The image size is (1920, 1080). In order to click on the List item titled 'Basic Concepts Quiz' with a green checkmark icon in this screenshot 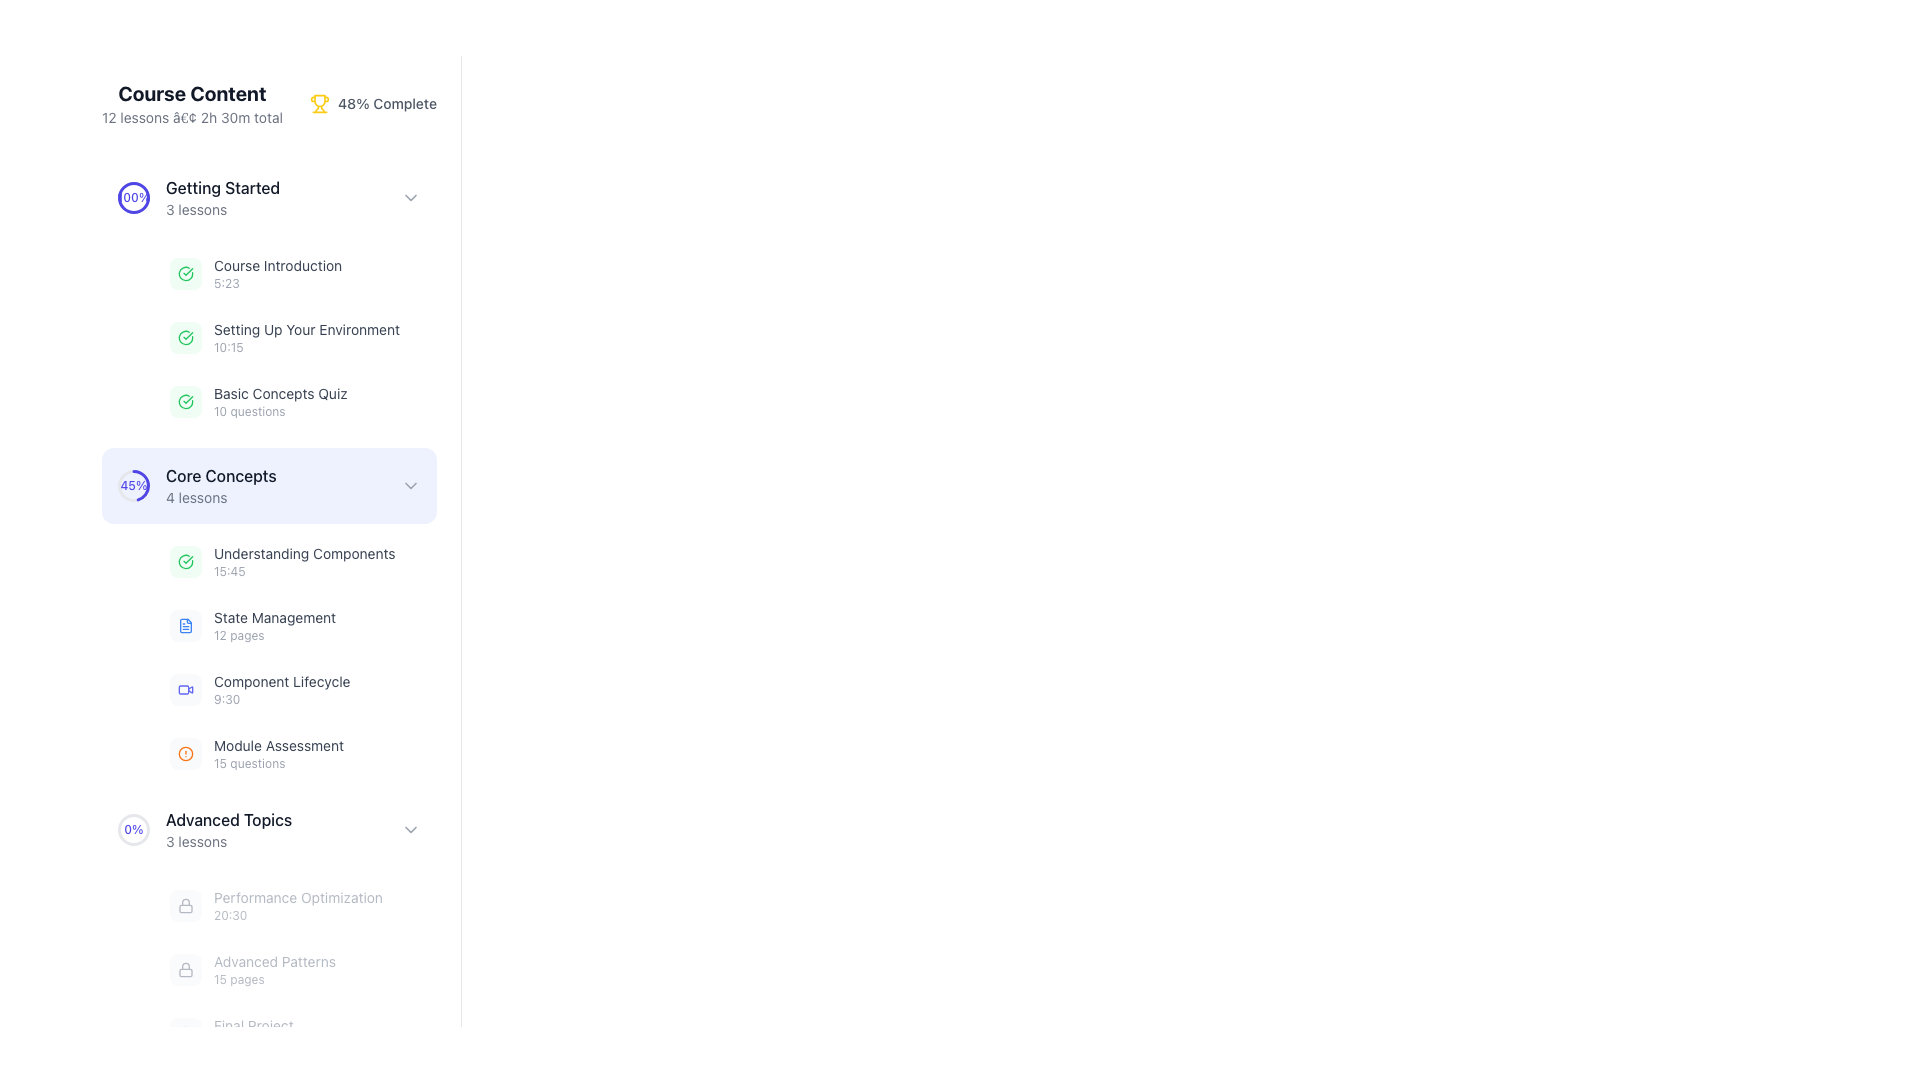, I will do `click(257, 401)`.